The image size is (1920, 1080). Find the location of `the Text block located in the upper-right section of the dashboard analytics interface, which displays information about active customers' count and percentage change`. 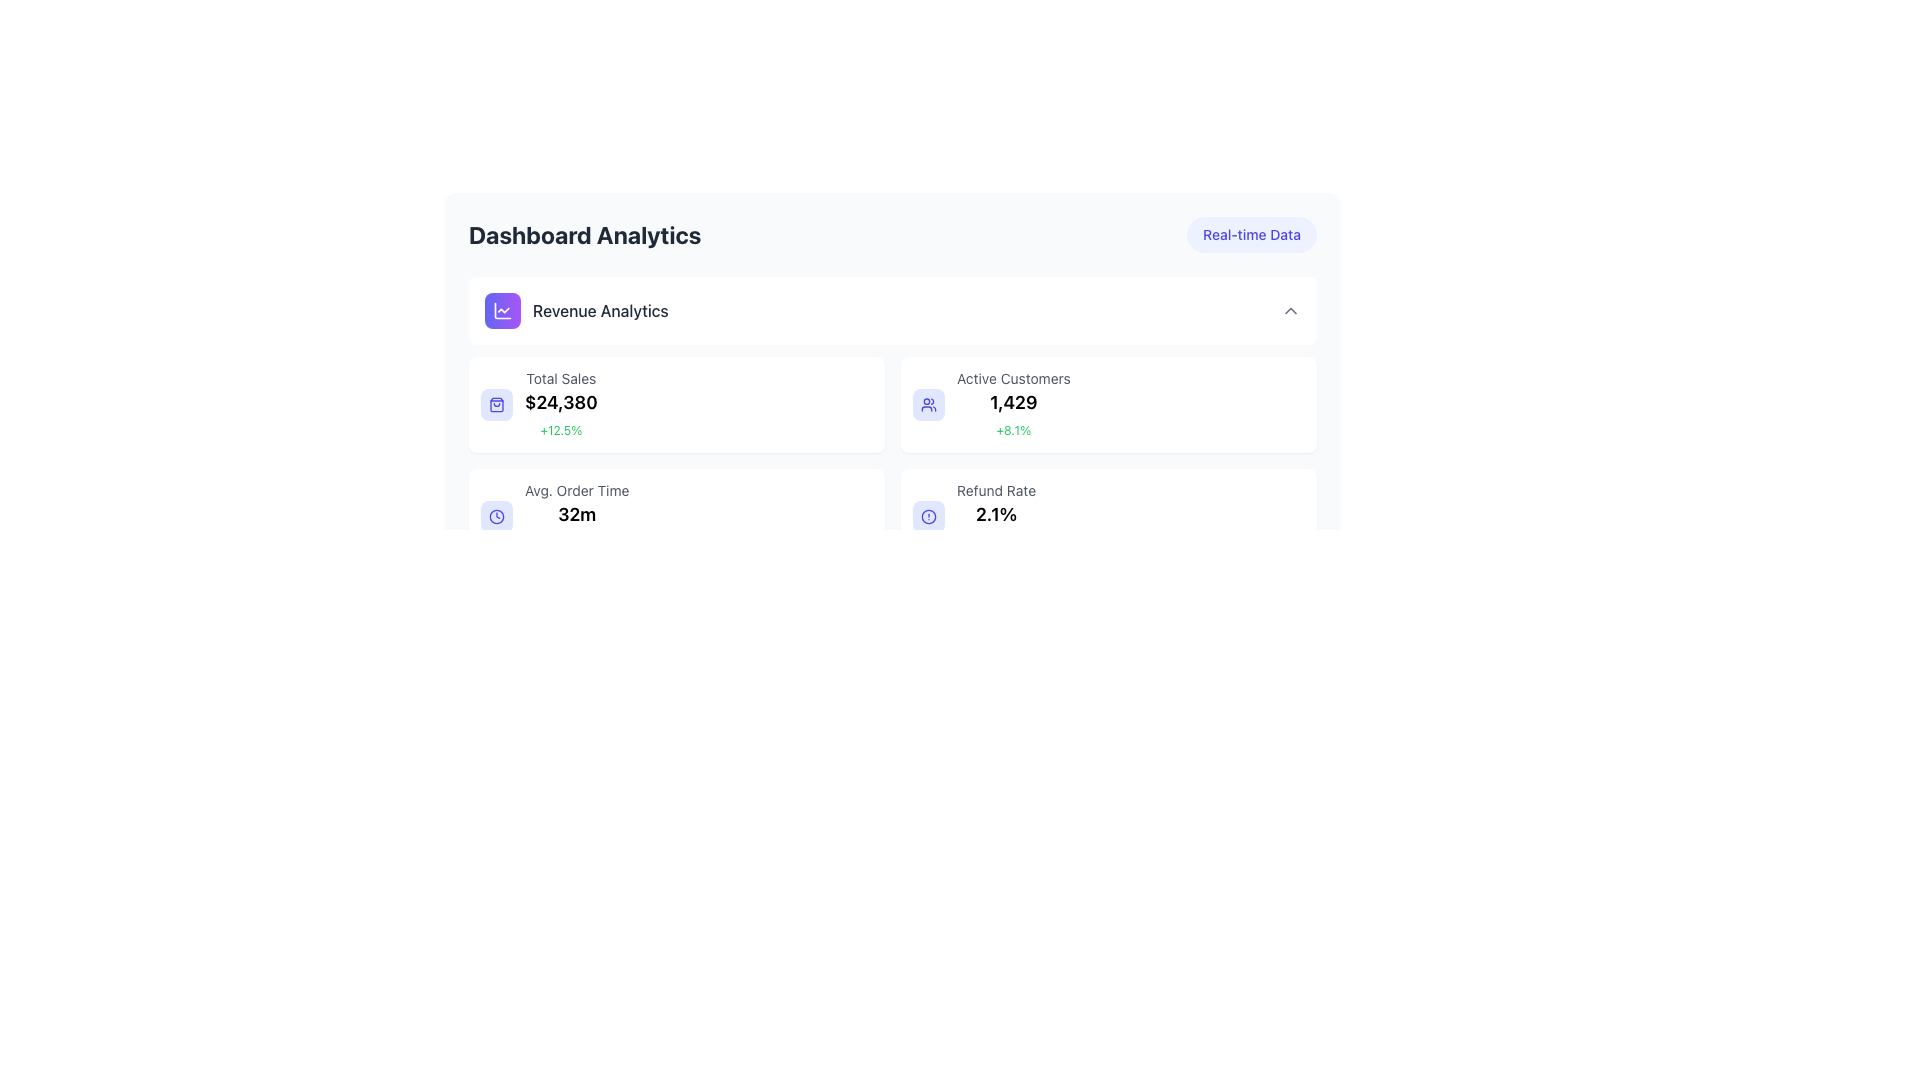

the Text block located in the upper-right section of the dashboard analytics interface, which displays information about active customers' count and percentage change is located at coordinates (1013, 405).